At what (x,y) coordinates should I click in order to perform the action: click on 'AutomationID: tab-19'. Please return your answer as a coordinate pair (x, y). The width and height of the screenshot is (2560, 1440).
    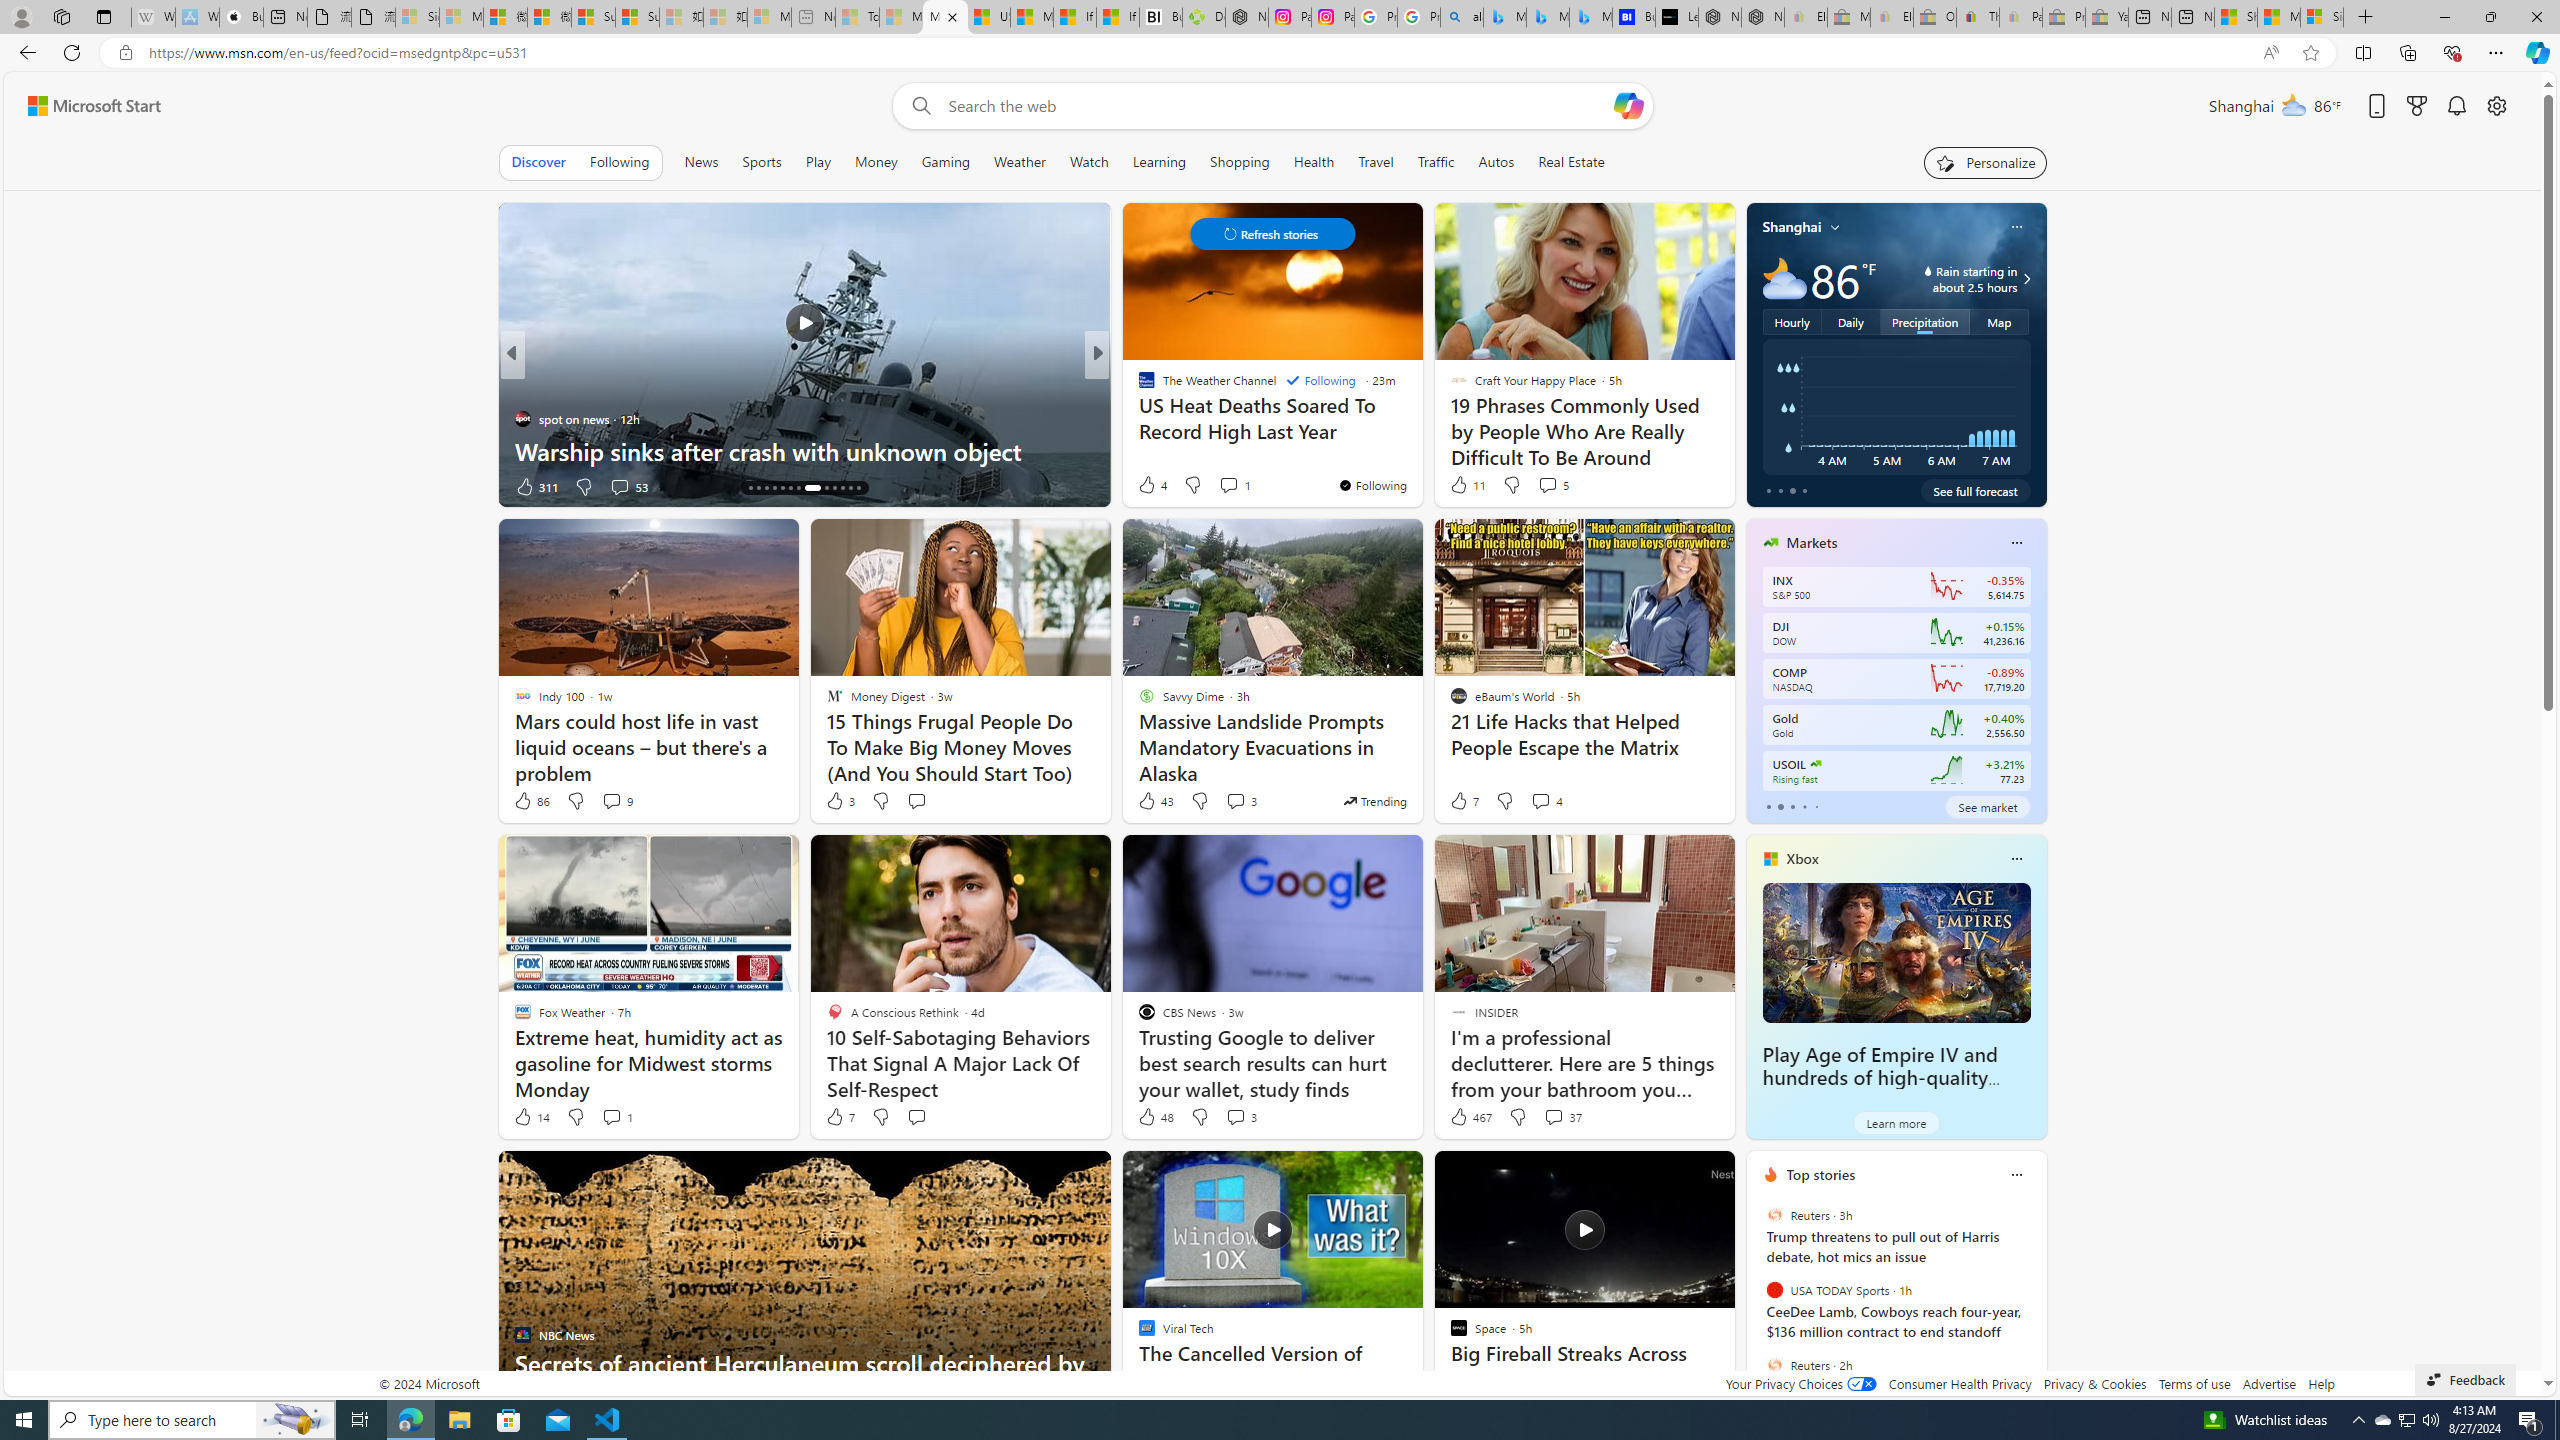
    Looking at the image, I should click on (790, 487).